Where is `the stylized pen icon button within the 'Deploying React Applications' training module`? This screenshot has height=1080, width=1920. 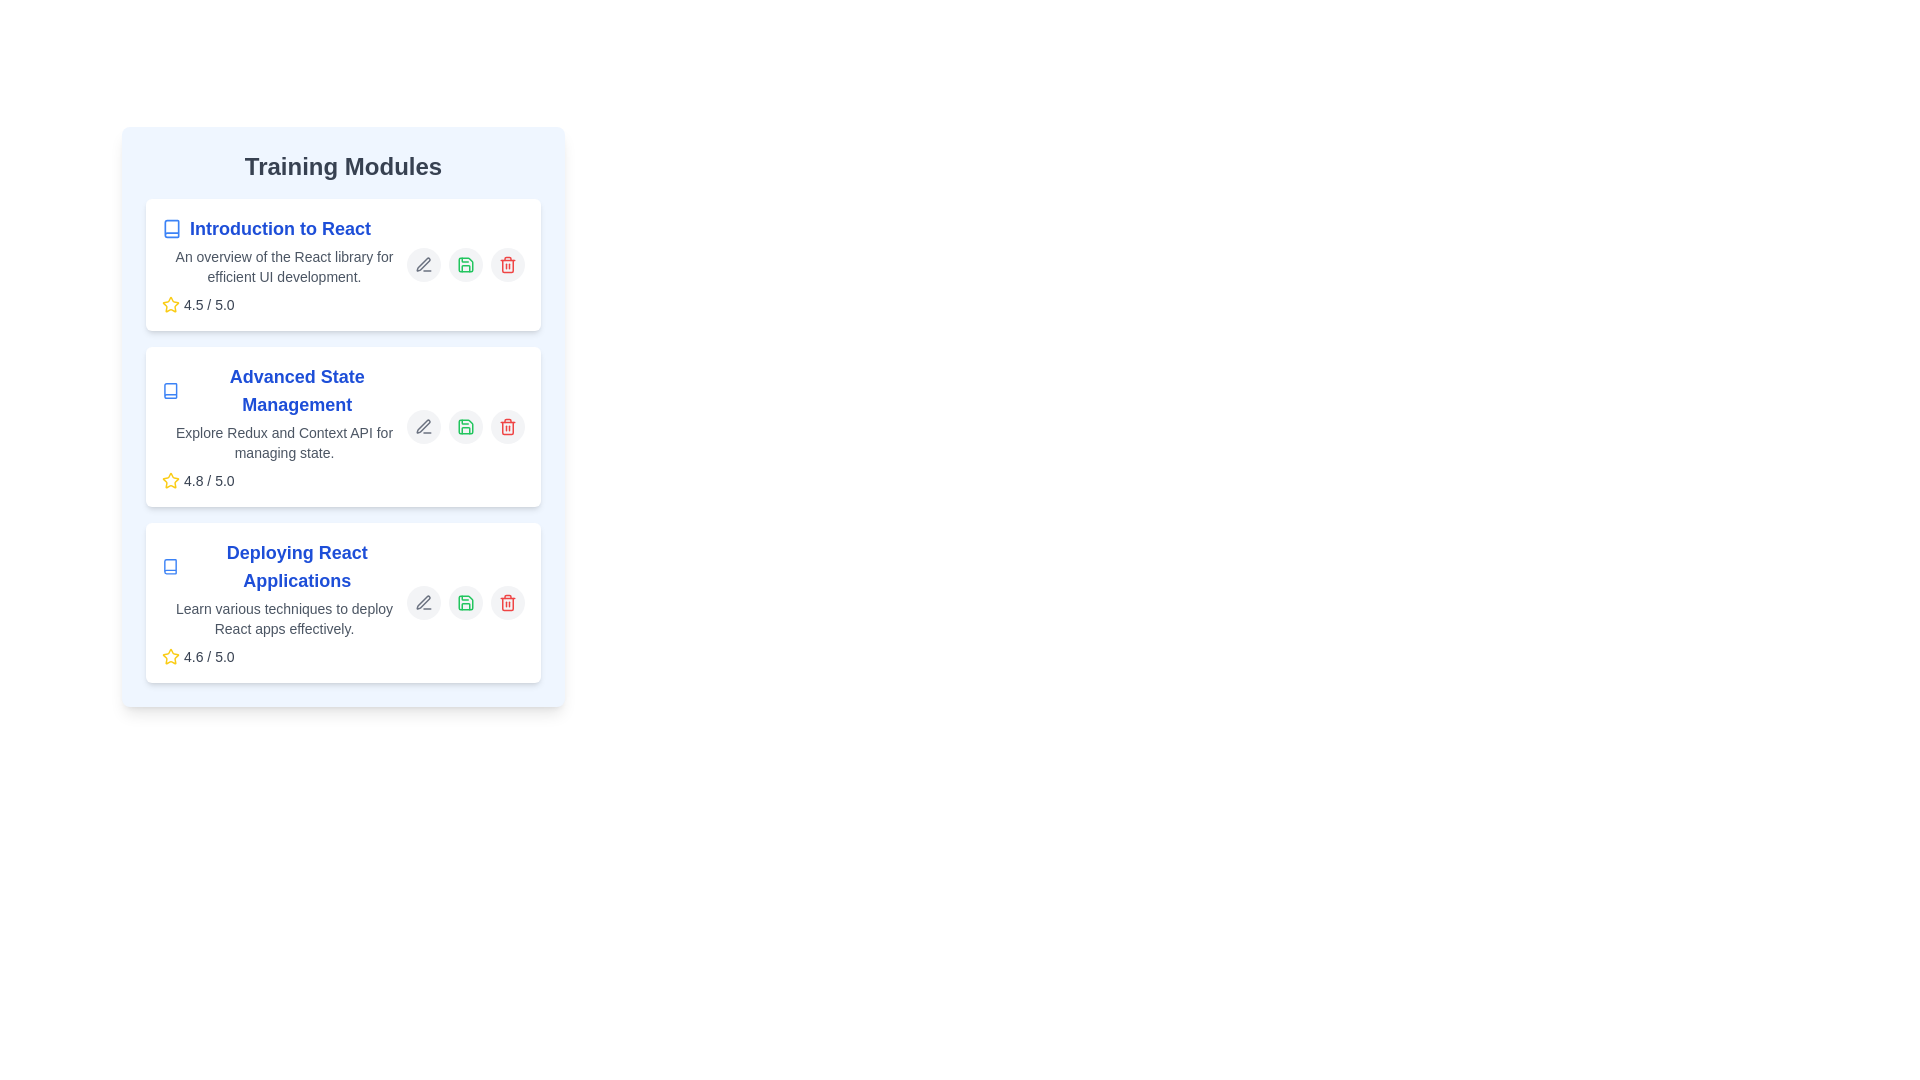 the stylized pen icon button within the 'Deploying React Applications' training module is located at coordinates (422, 601).